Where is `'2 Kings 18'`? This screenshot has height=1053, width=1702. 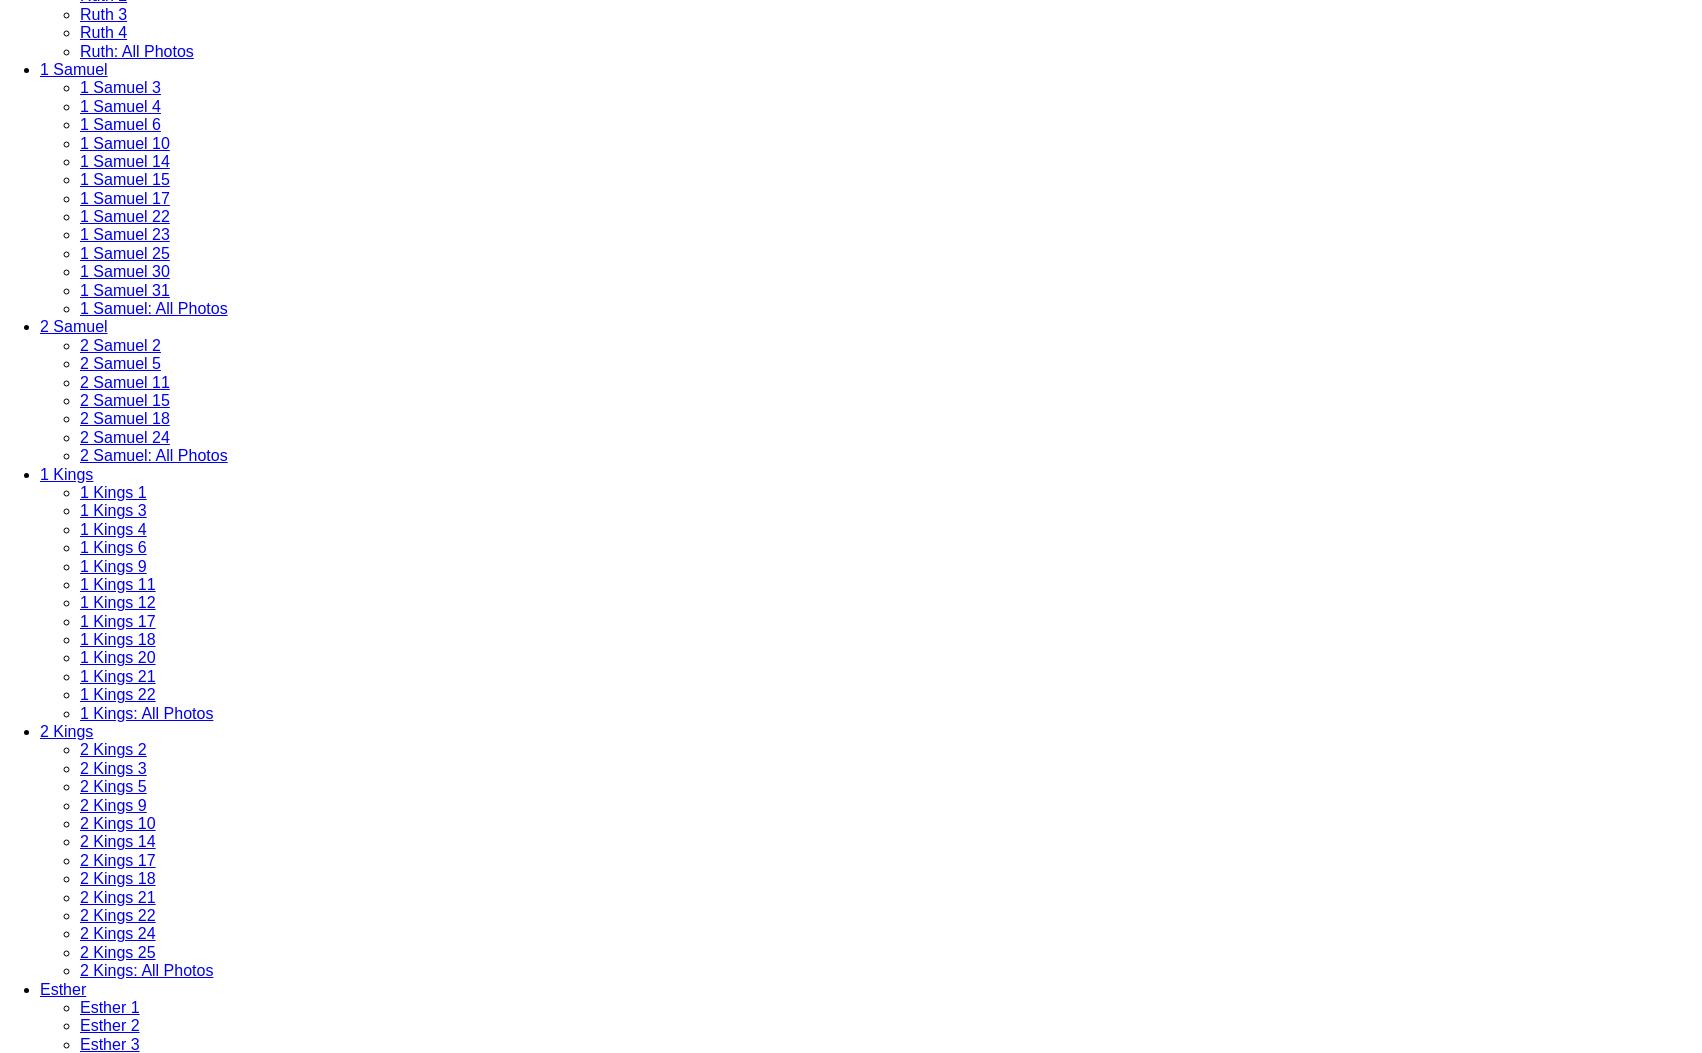 '2 Kings 18' is located at coordinates (117, 878).